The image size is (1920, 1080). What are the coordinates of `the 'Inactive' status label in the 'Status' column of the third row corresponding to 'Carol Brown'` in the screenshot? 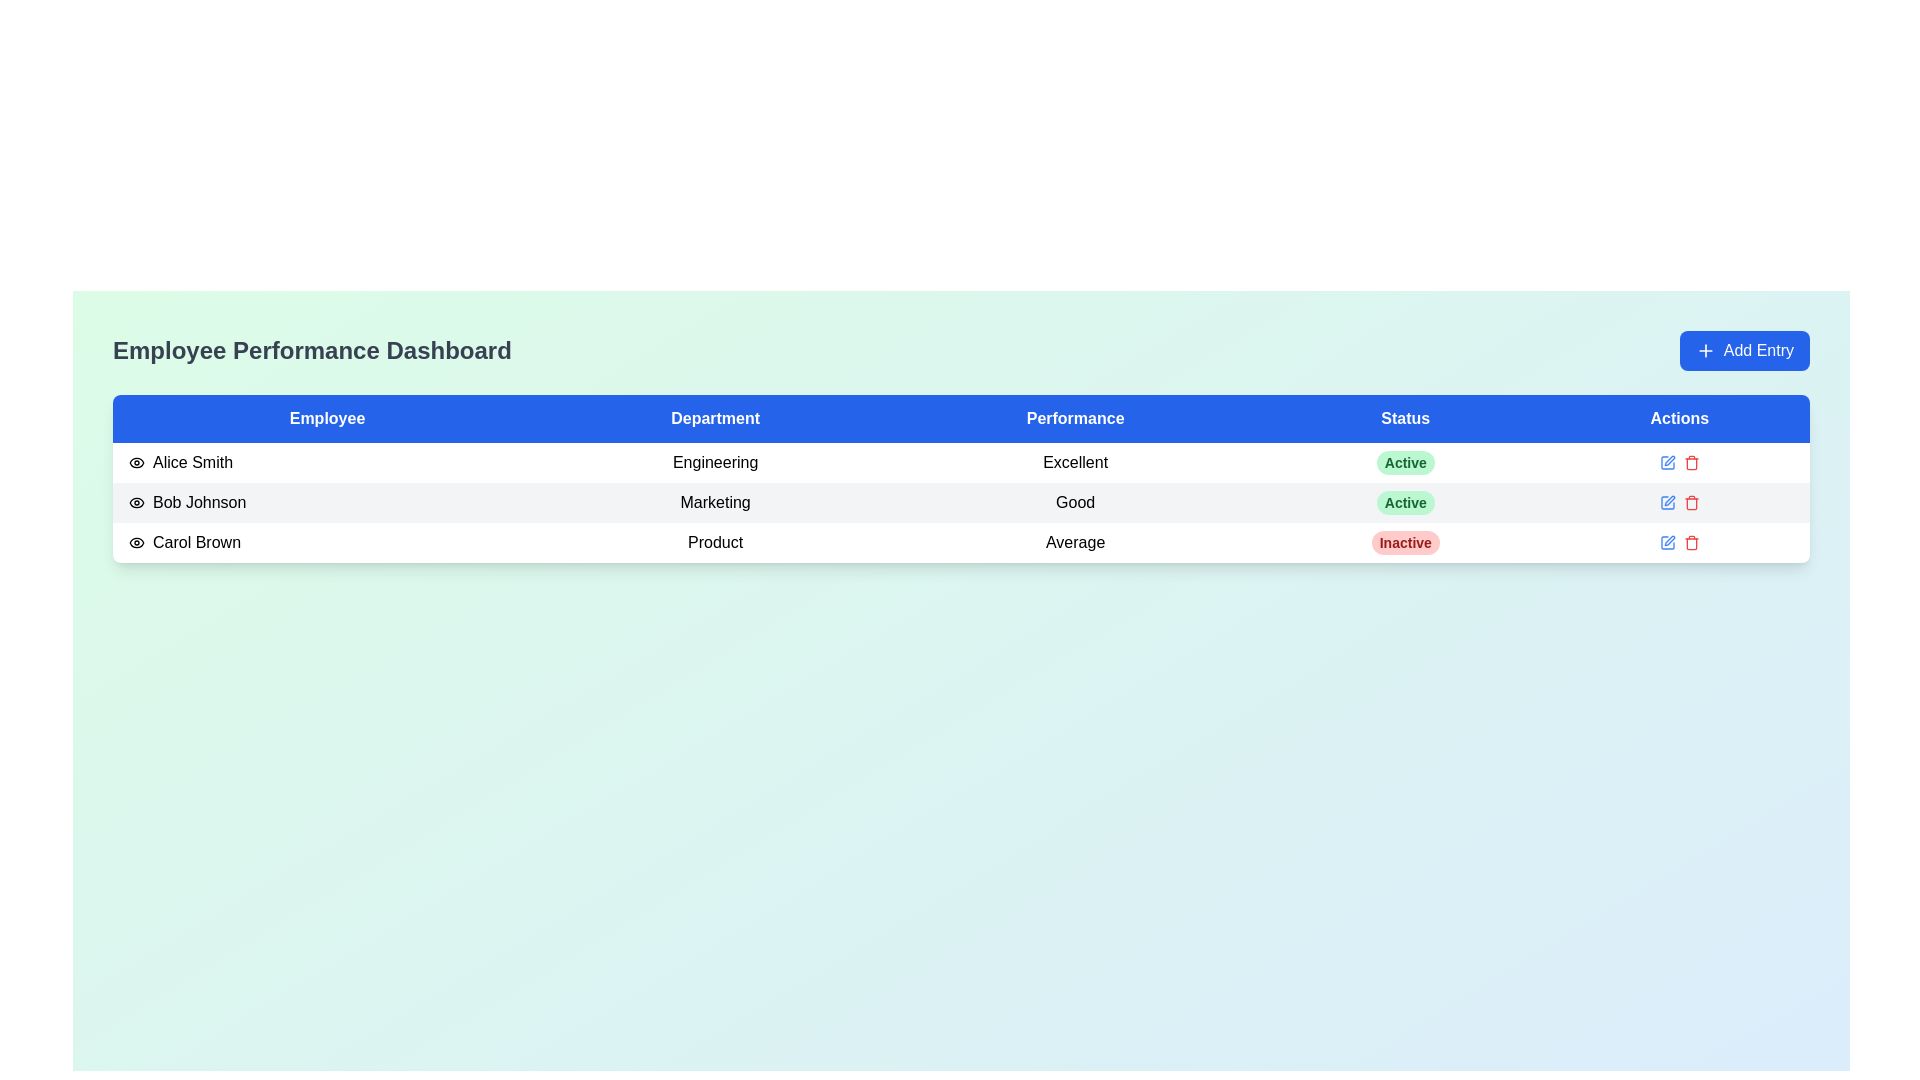 It's located at (1404, 543).